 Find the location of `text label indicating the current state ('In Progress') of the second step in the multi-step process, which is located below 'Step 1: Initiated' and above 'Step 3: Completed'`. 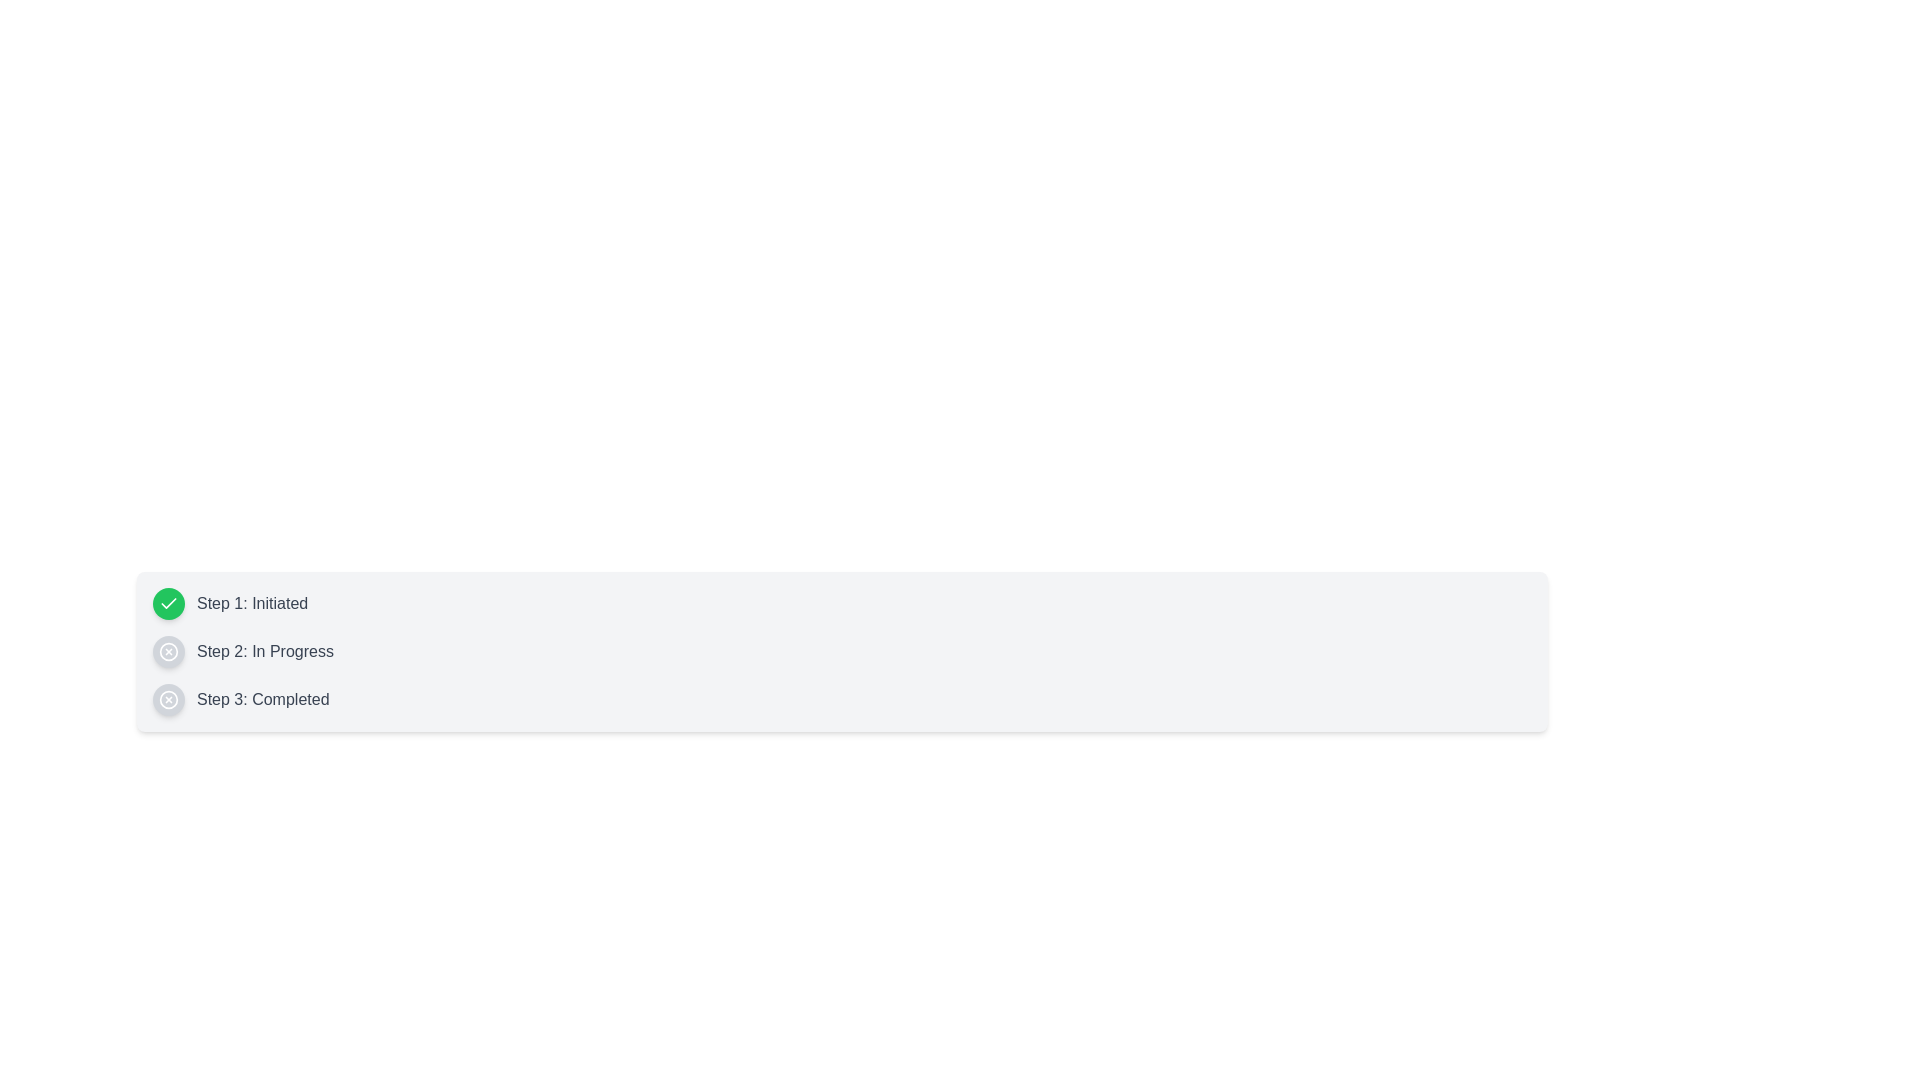

text label indicating the current state ('In Progress') of the second step in the multi-step process, which is located below 'Step 1: Initiated' and above 'Step 3: Completed' is located at coordinates (264, 651).